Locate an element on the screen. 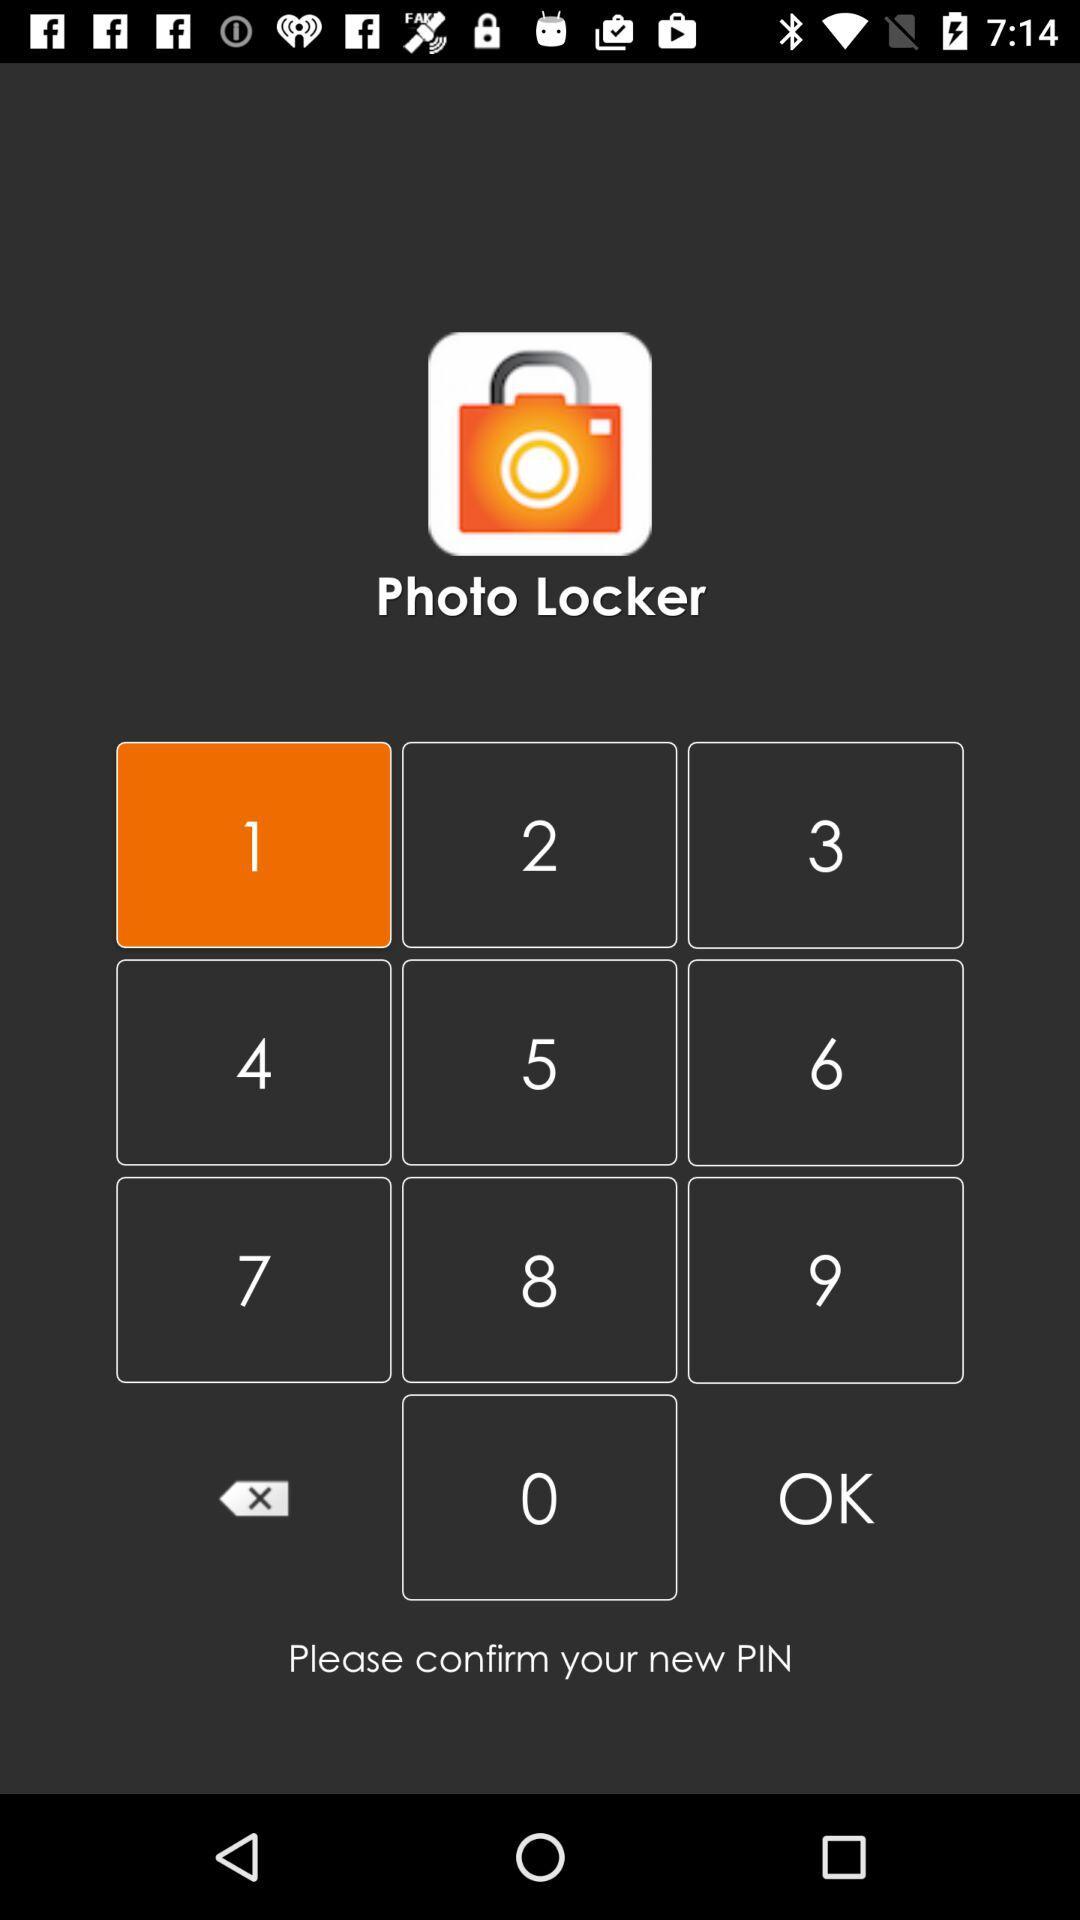 The width and height of the screenshot is (1080, 1920). 8 item is located at coordinates (538, 1278).